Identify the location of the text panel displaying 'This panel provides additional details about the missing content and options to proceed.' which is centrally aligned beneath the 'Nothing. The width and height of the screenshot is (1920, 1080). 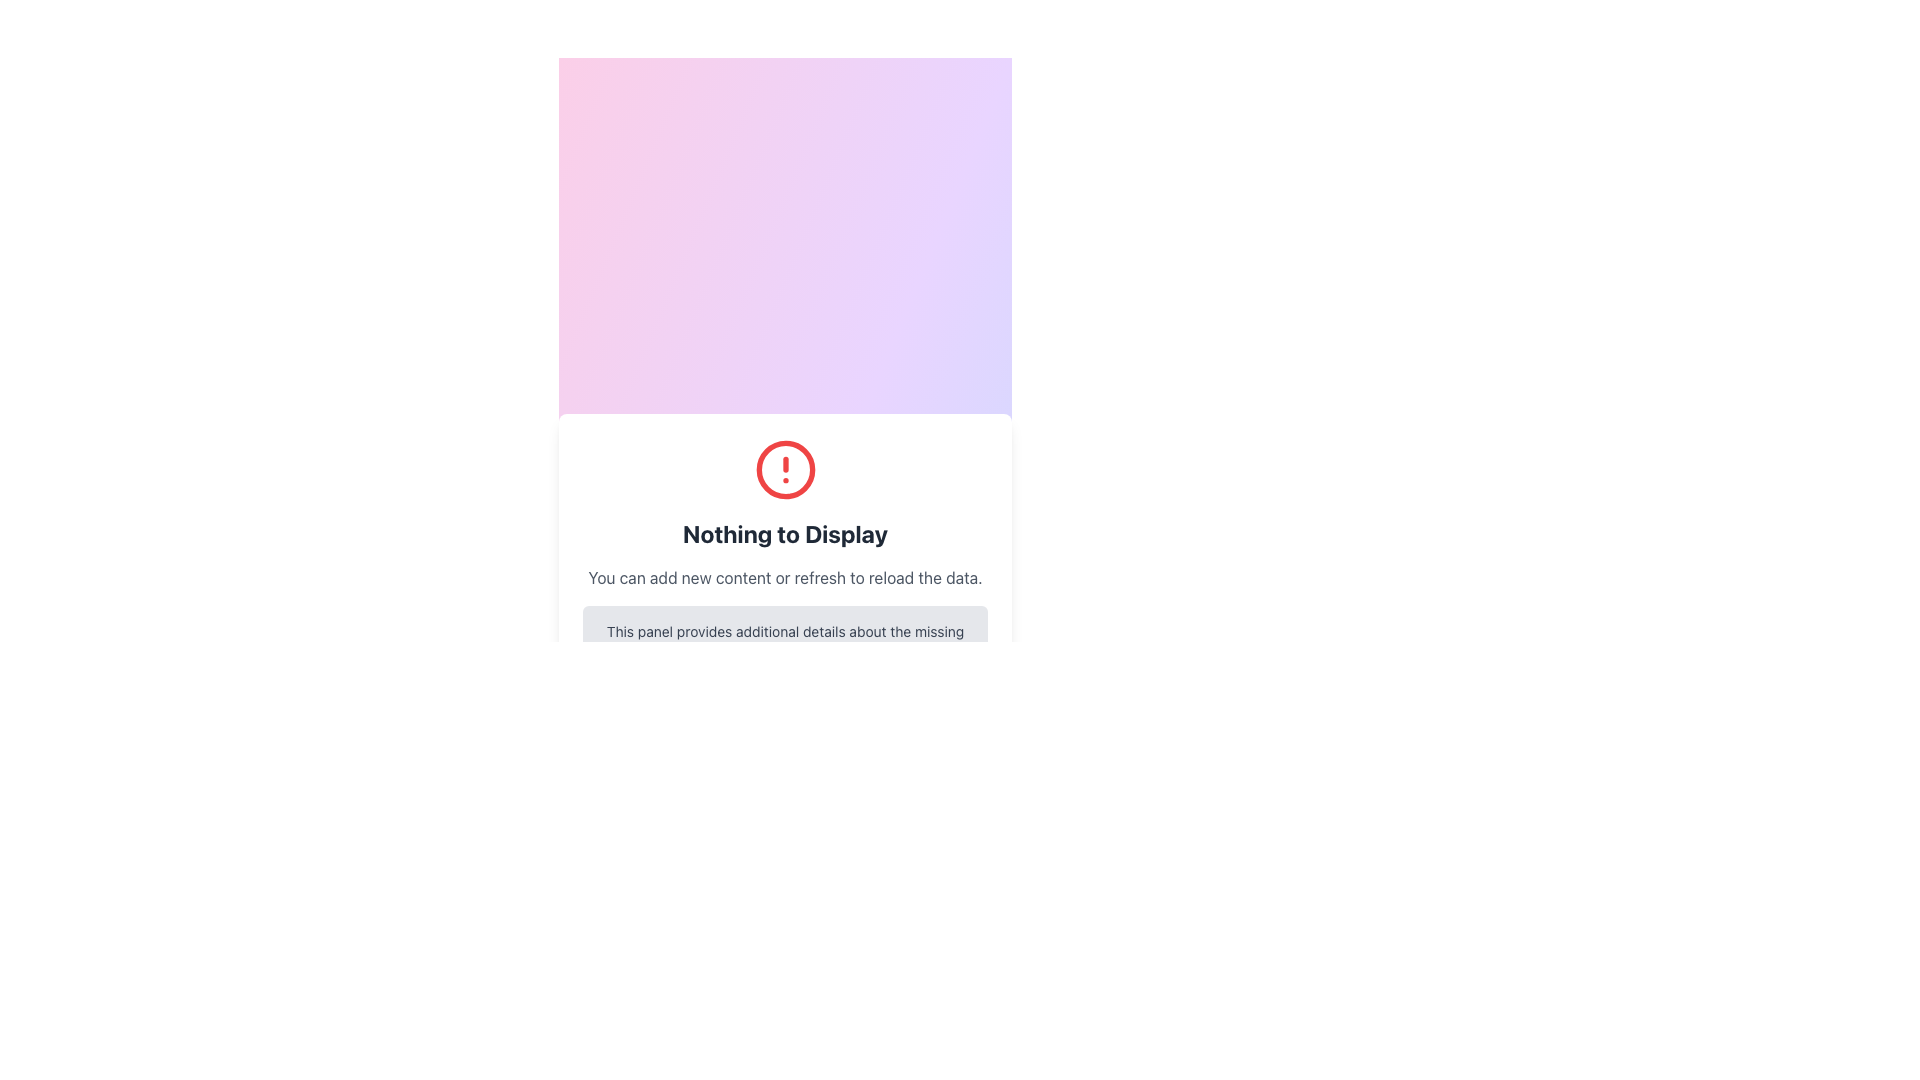
(784, 641).